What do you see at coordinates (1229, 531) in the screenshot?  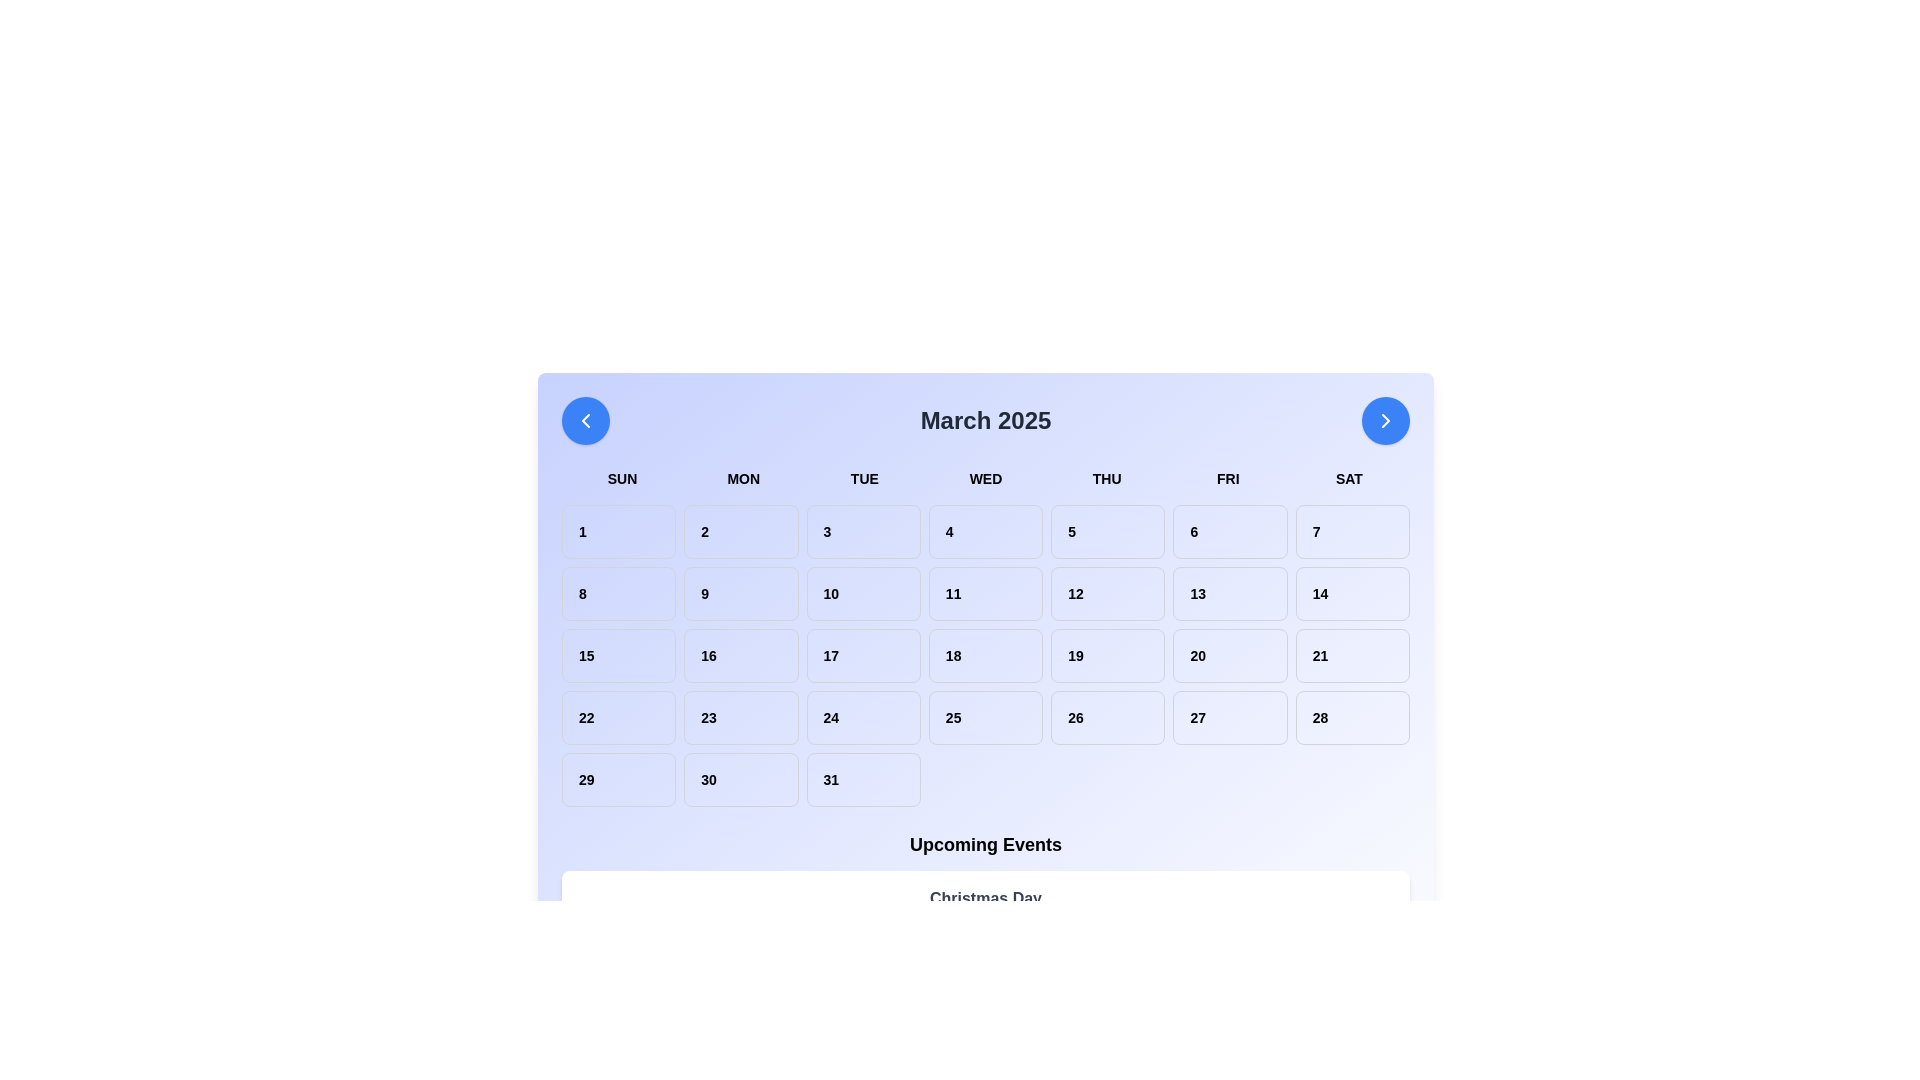 I see `the calendar date cell displaying the number '6' located in the topmost row of the calendar under 'FRI'` at bounding box center [1229, 531].